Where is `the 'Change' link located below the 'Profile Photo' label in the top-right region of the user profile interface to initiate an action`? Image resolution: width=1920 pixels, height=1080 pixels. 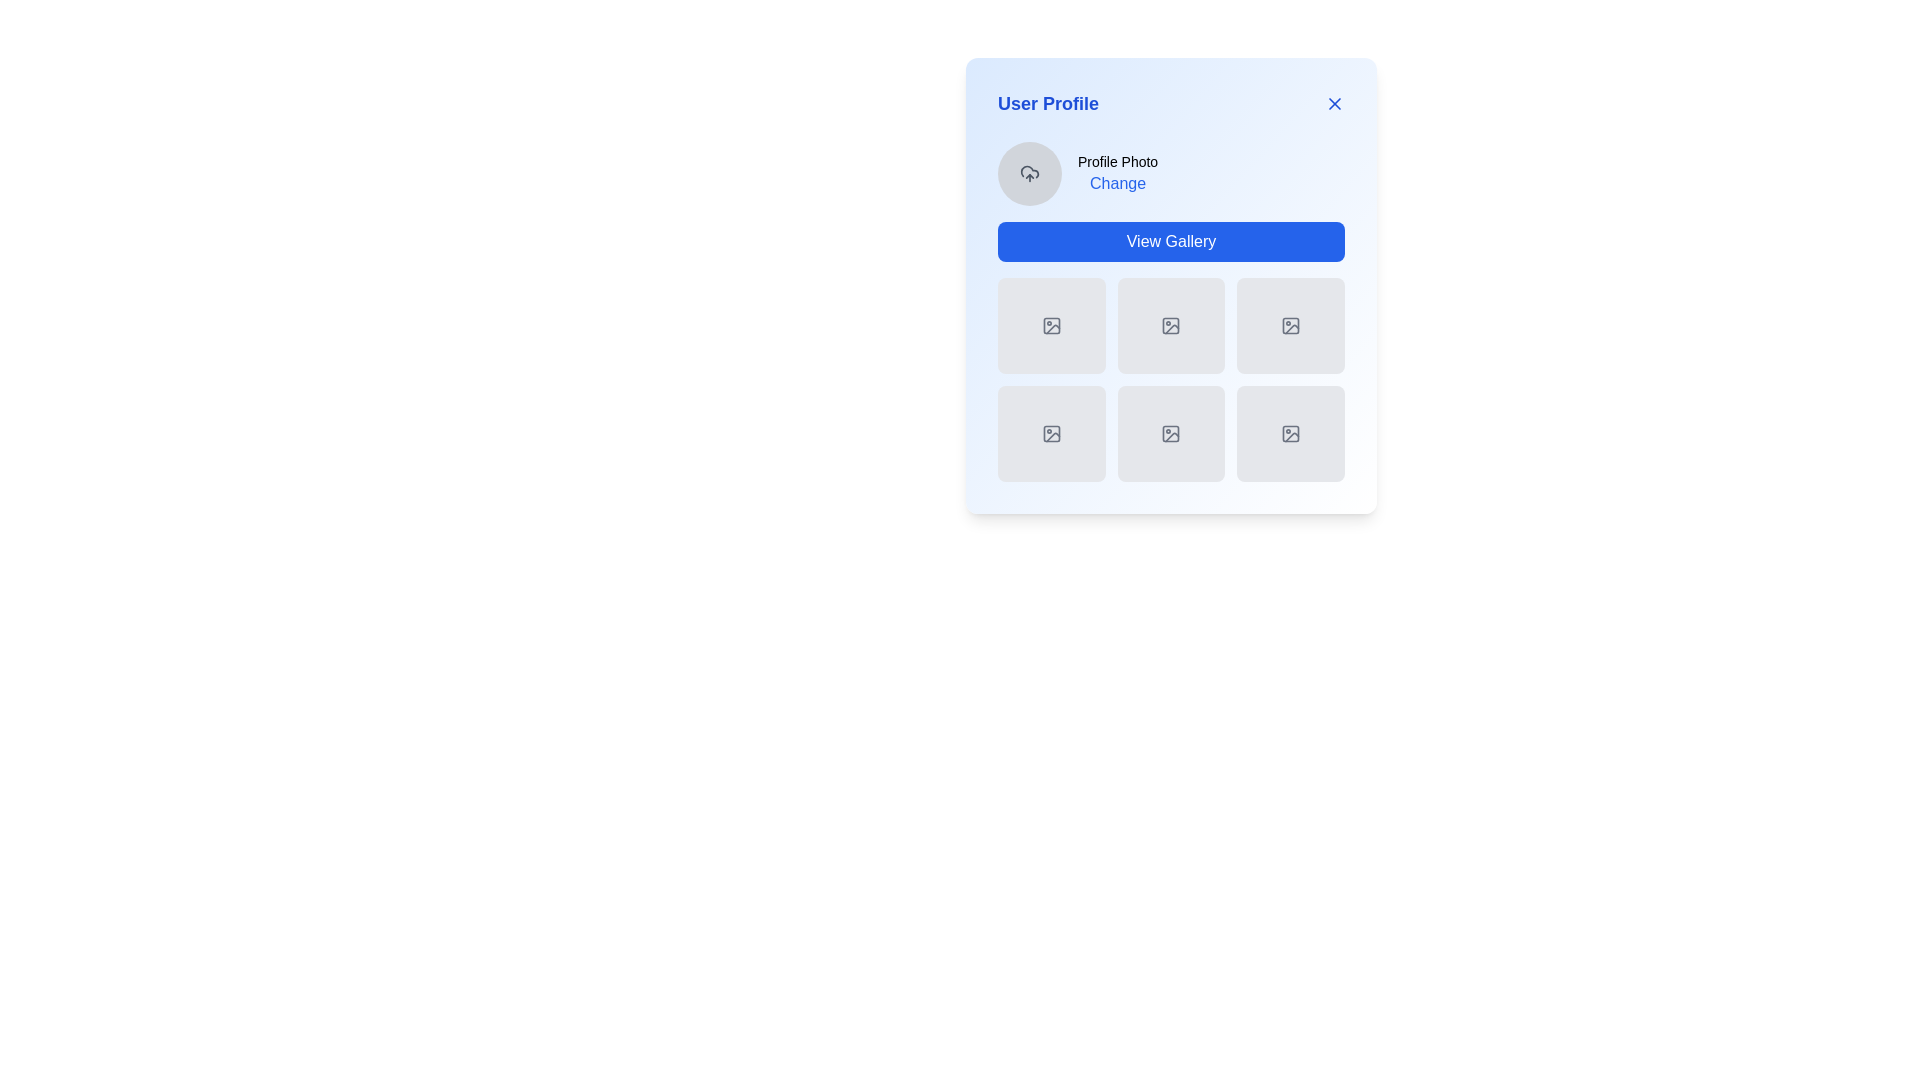
the 'Change' link located below the 'Profile Photo' label in the top-right region of the user profile interface to initiate an action is located at coordinates (1117, 172).